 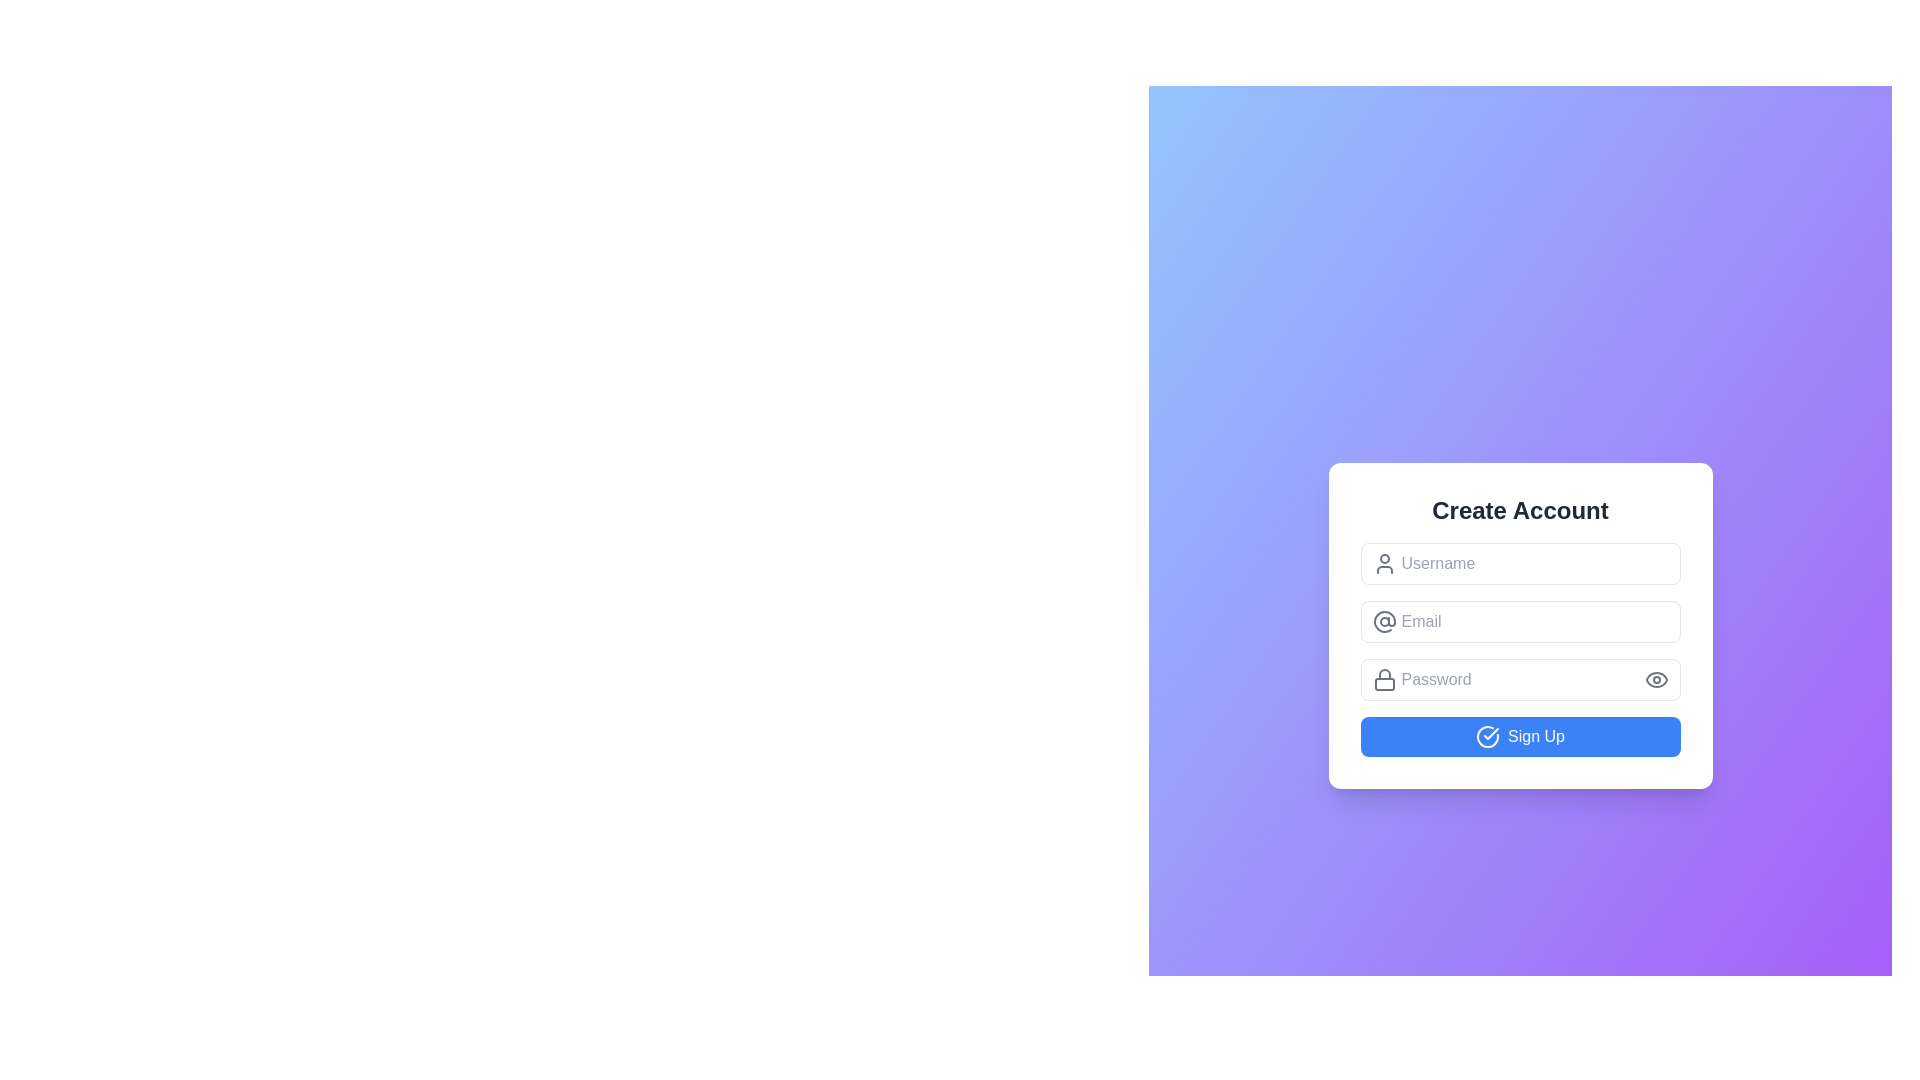 I want to click on the eye-shaped icon, styled in gray, located next to the password input field, so click(x=1656, y=678).